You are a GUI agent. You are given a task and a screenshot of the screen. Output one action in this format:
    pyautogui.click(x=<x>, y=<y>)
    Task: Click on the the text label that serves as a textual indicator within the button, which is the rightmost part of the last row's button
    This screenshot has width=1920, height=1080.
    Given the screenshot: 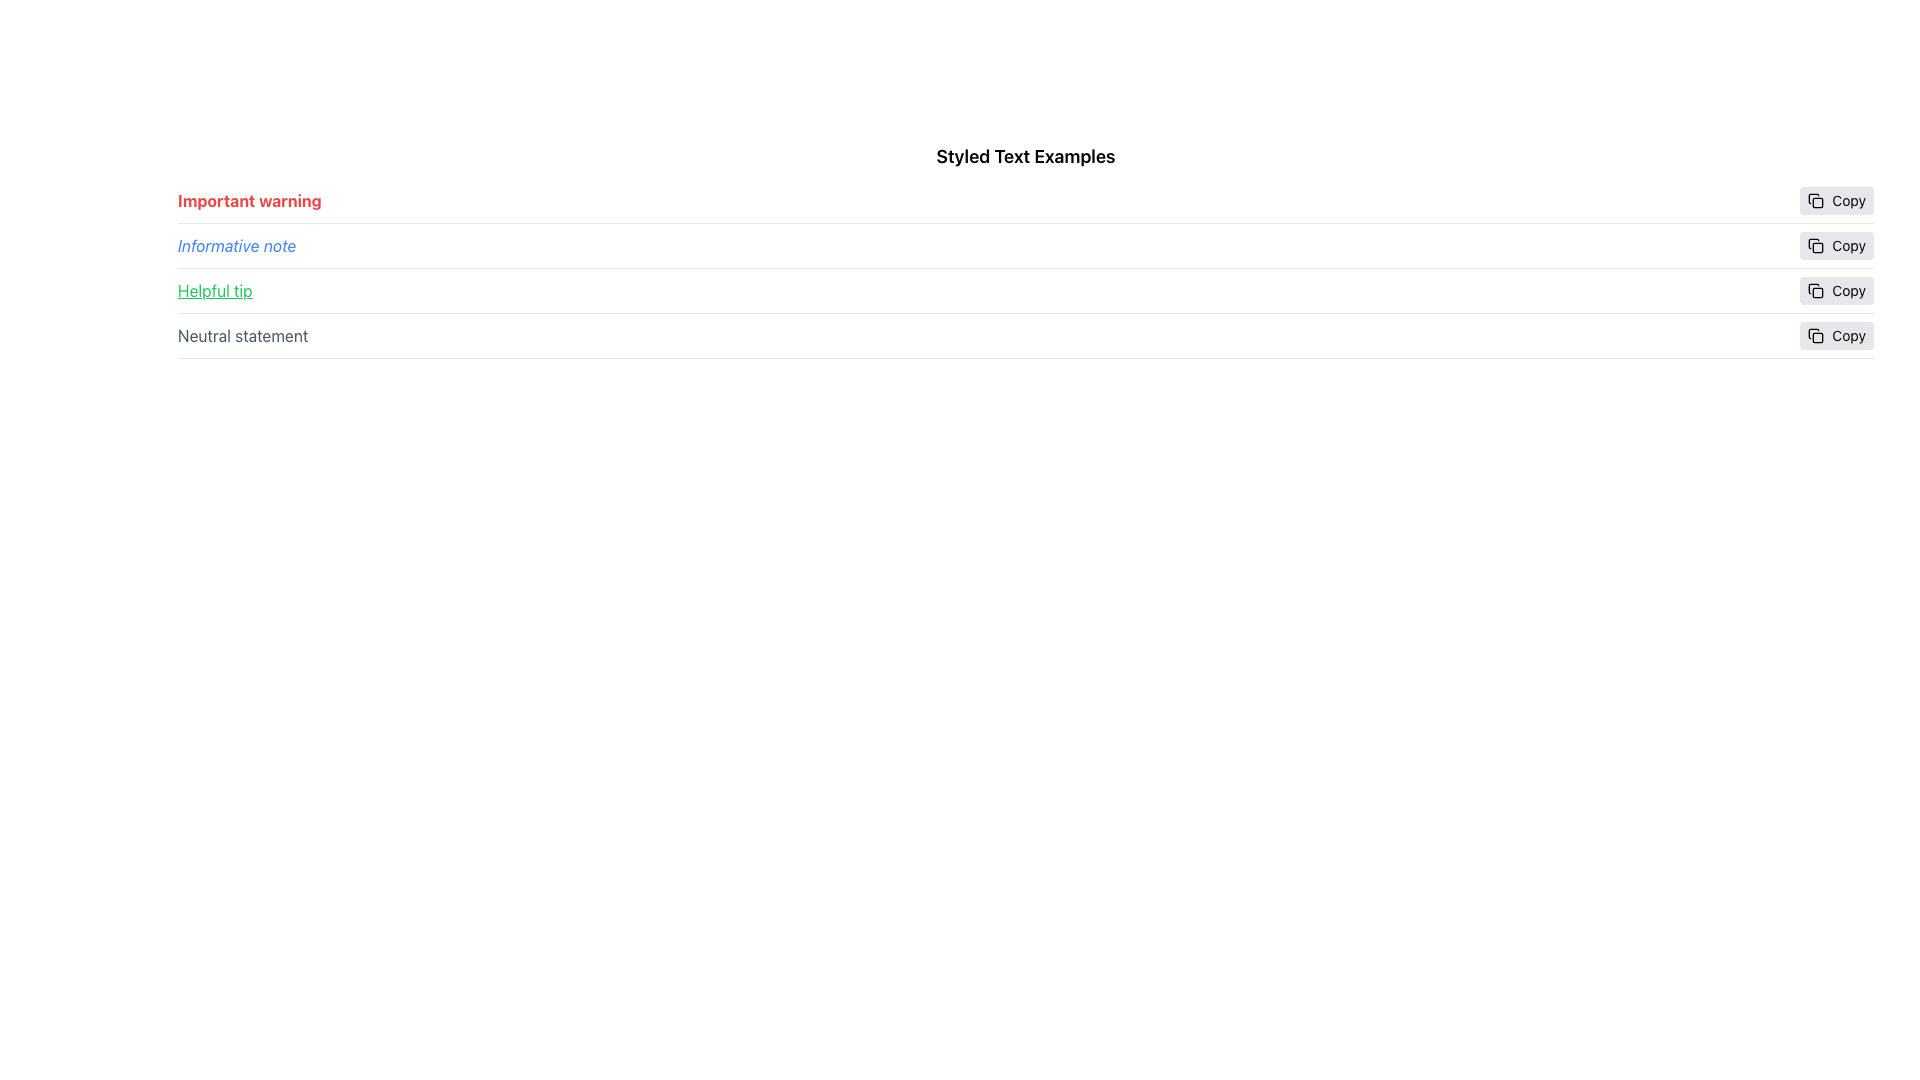 What is the action you would take?
    pyautogui.click(x=1848, y=334)
    